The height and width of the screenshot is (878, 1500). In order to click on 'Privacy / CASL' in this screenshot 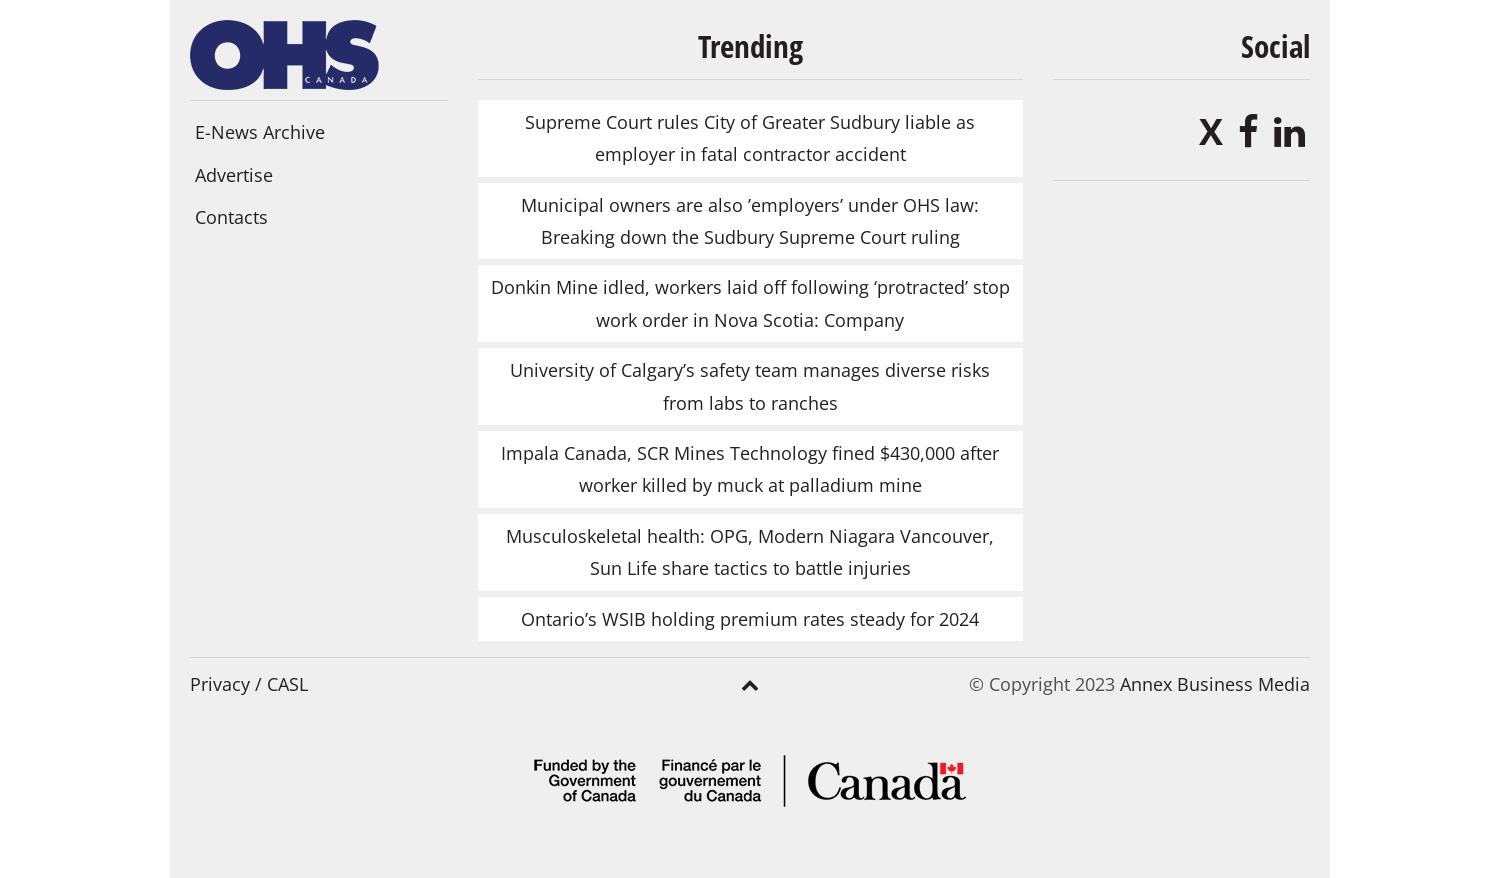, I will do `click(248, 682)`.